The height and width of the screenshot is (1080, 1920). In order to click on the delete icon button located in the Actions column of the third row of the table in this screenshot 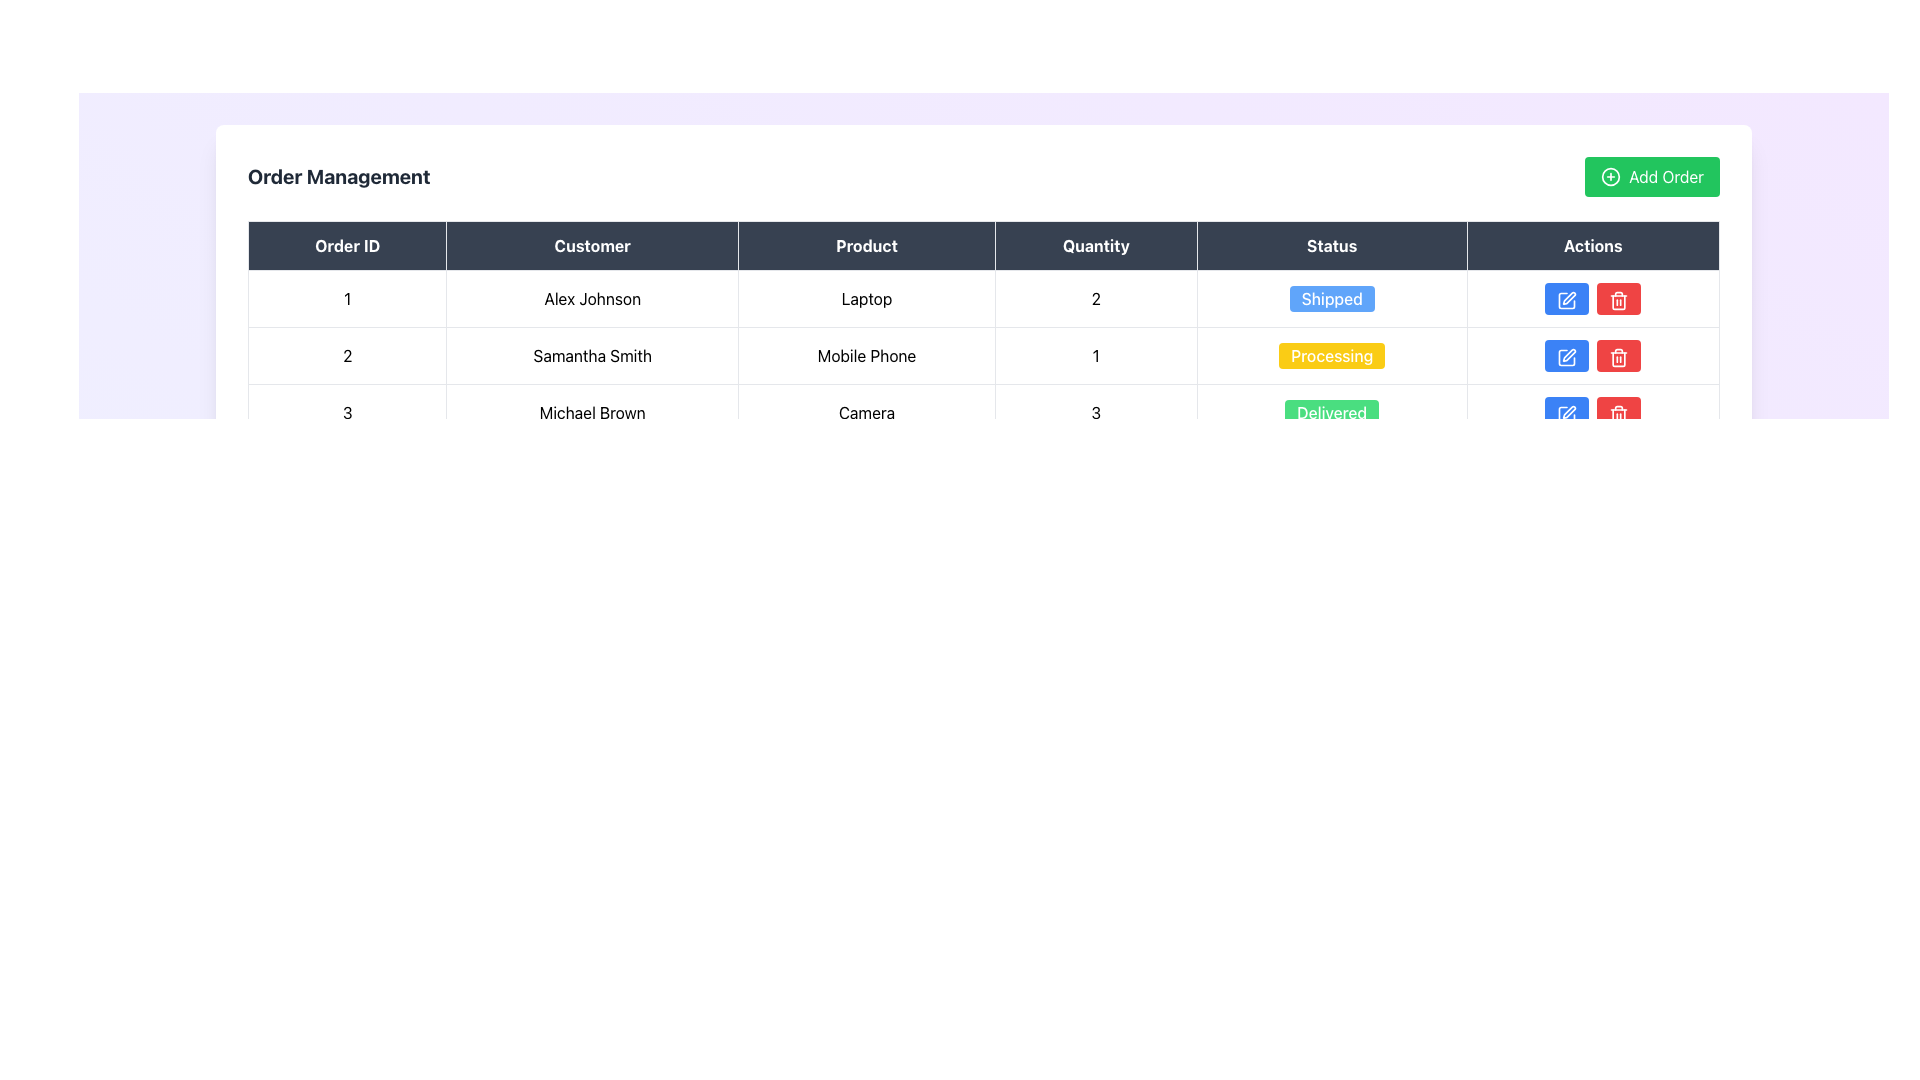, I will do `click(1619, 356)`.